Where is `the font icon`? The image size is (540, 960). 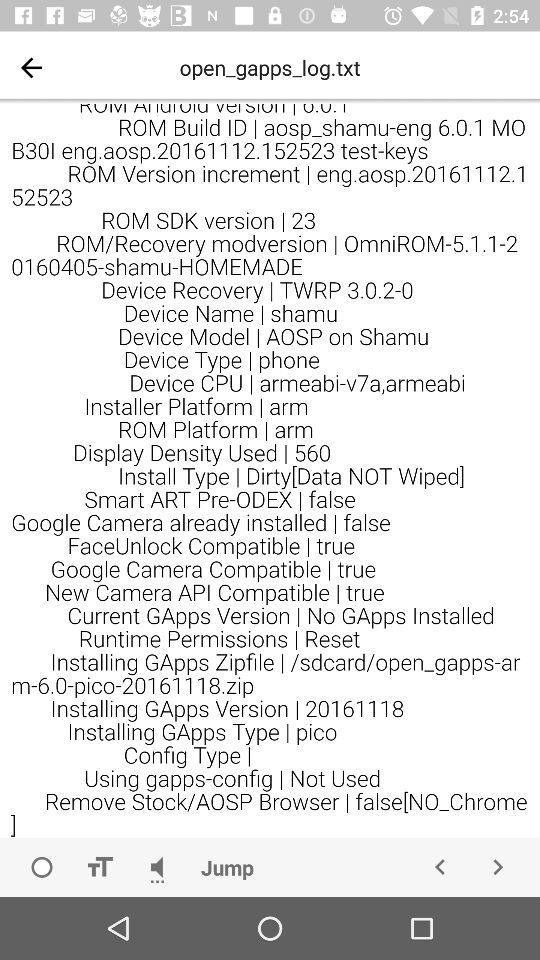
the font icon is located at coordinates (98, 866).